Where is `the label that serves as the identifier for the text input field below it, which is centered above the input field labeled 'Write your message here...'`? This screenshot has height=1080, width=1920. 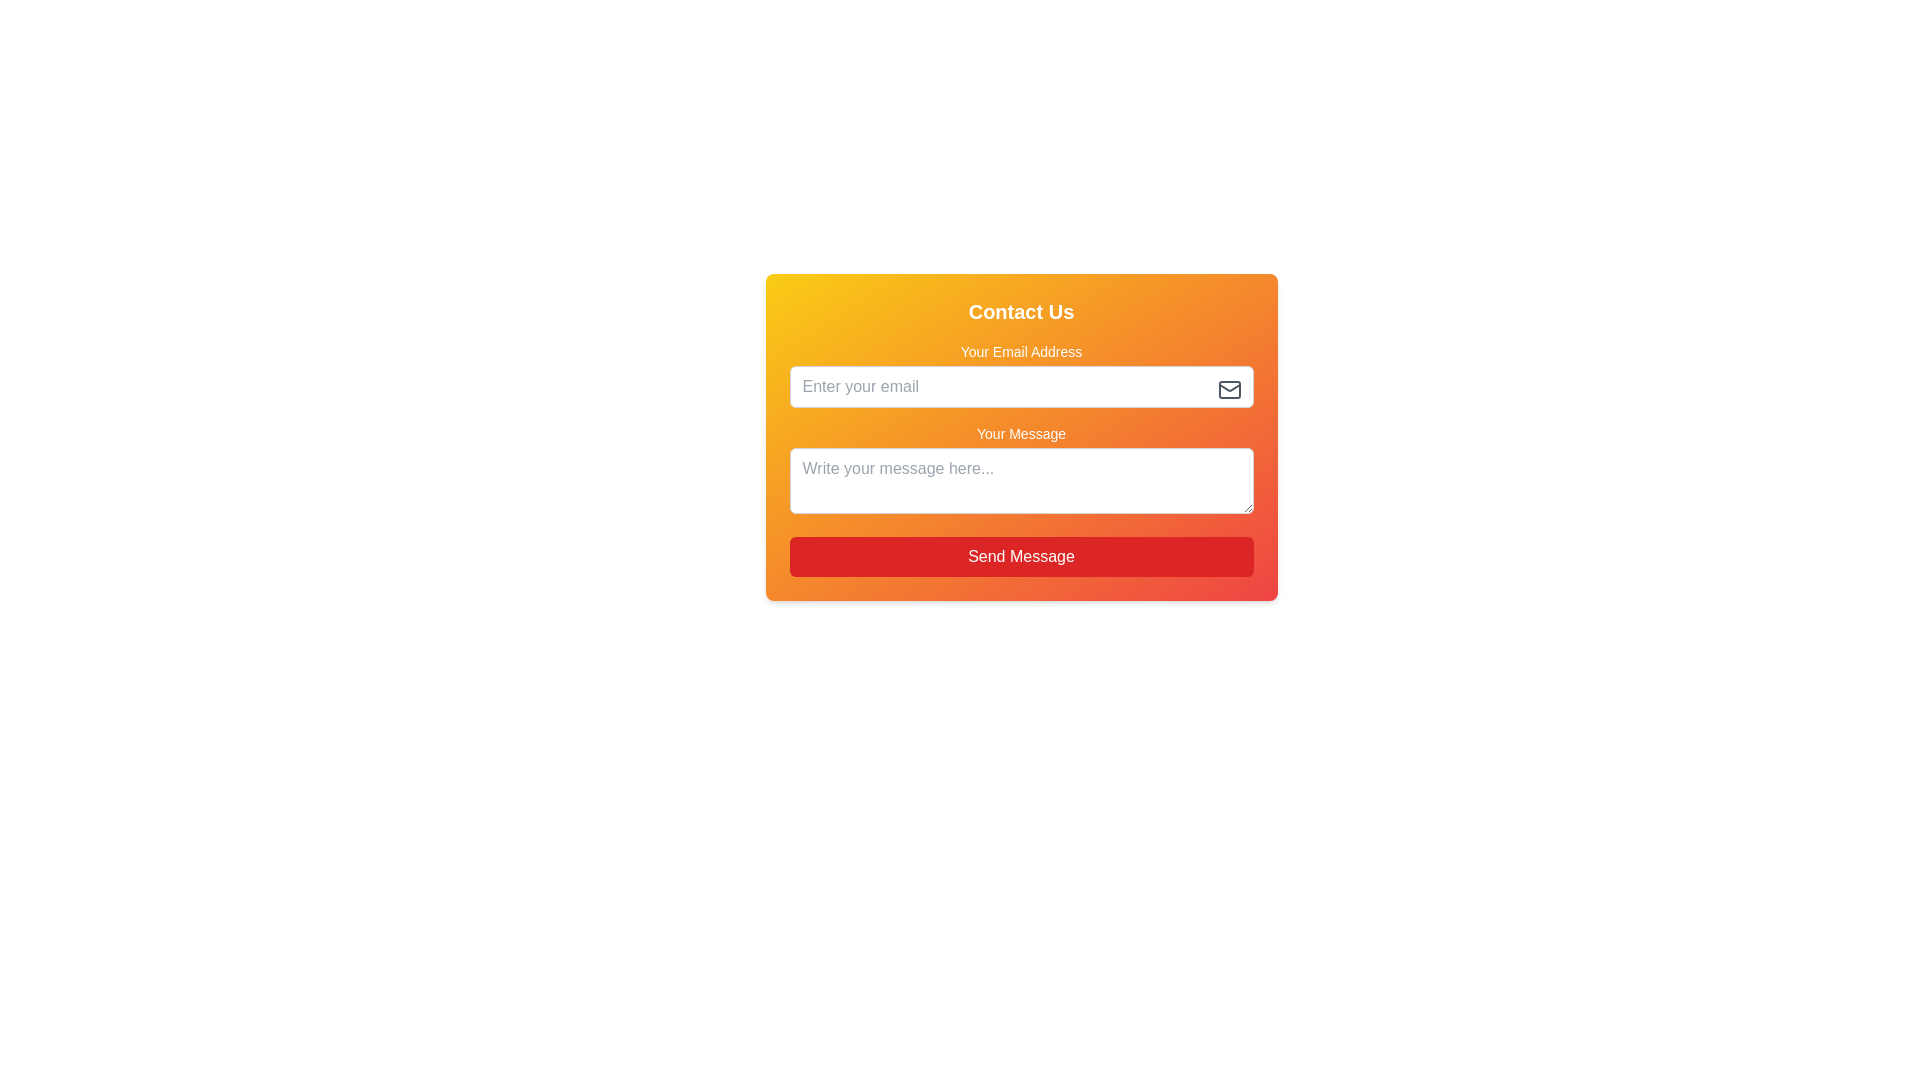
the label that serves as the identifier for the text input field below it, which is centered above the input field labeled 'Write your message here...' is located at coordinates (1021, 433).